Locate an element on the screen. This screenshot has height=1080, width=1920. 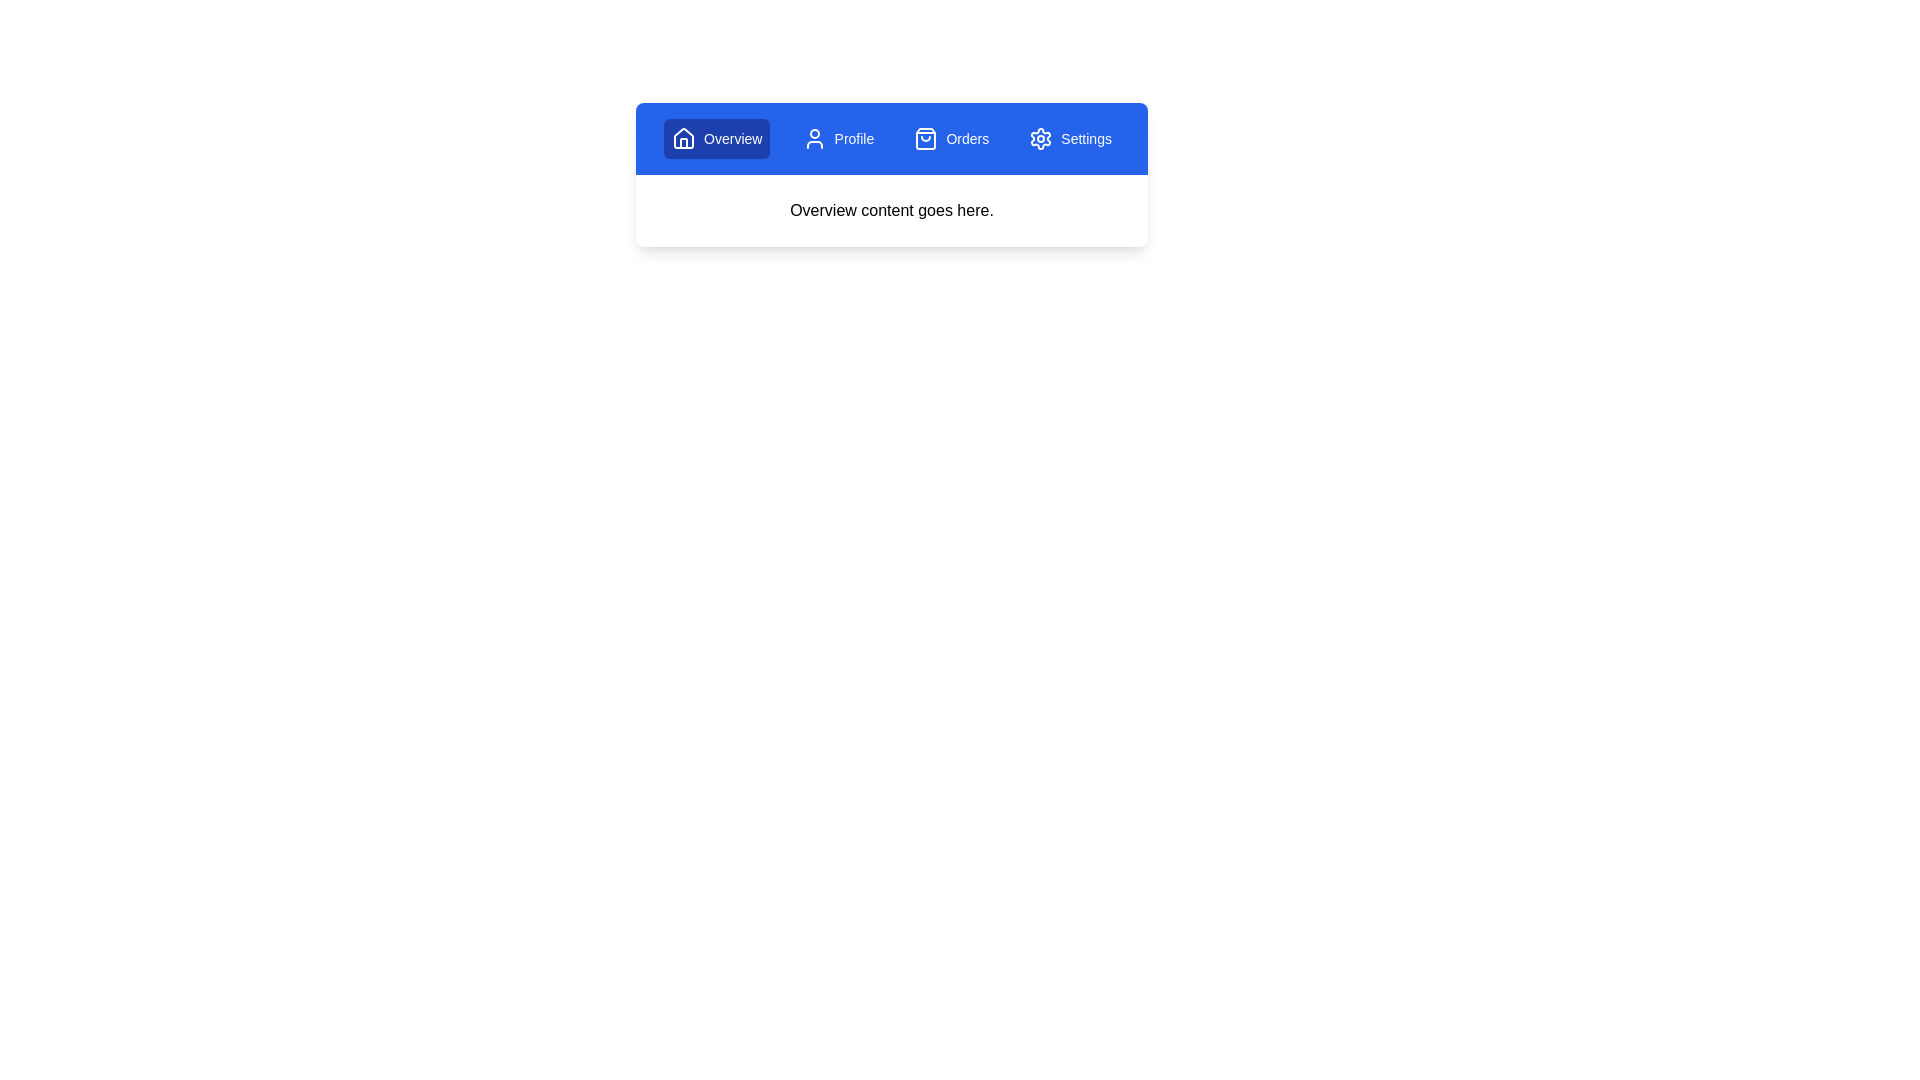
the 'Orders' text label, which is part of a button-like structure in the navigation bar, located between 'Profile' and 'Settings', and next to a shopping bag icon is located at coordinates (967, 137).